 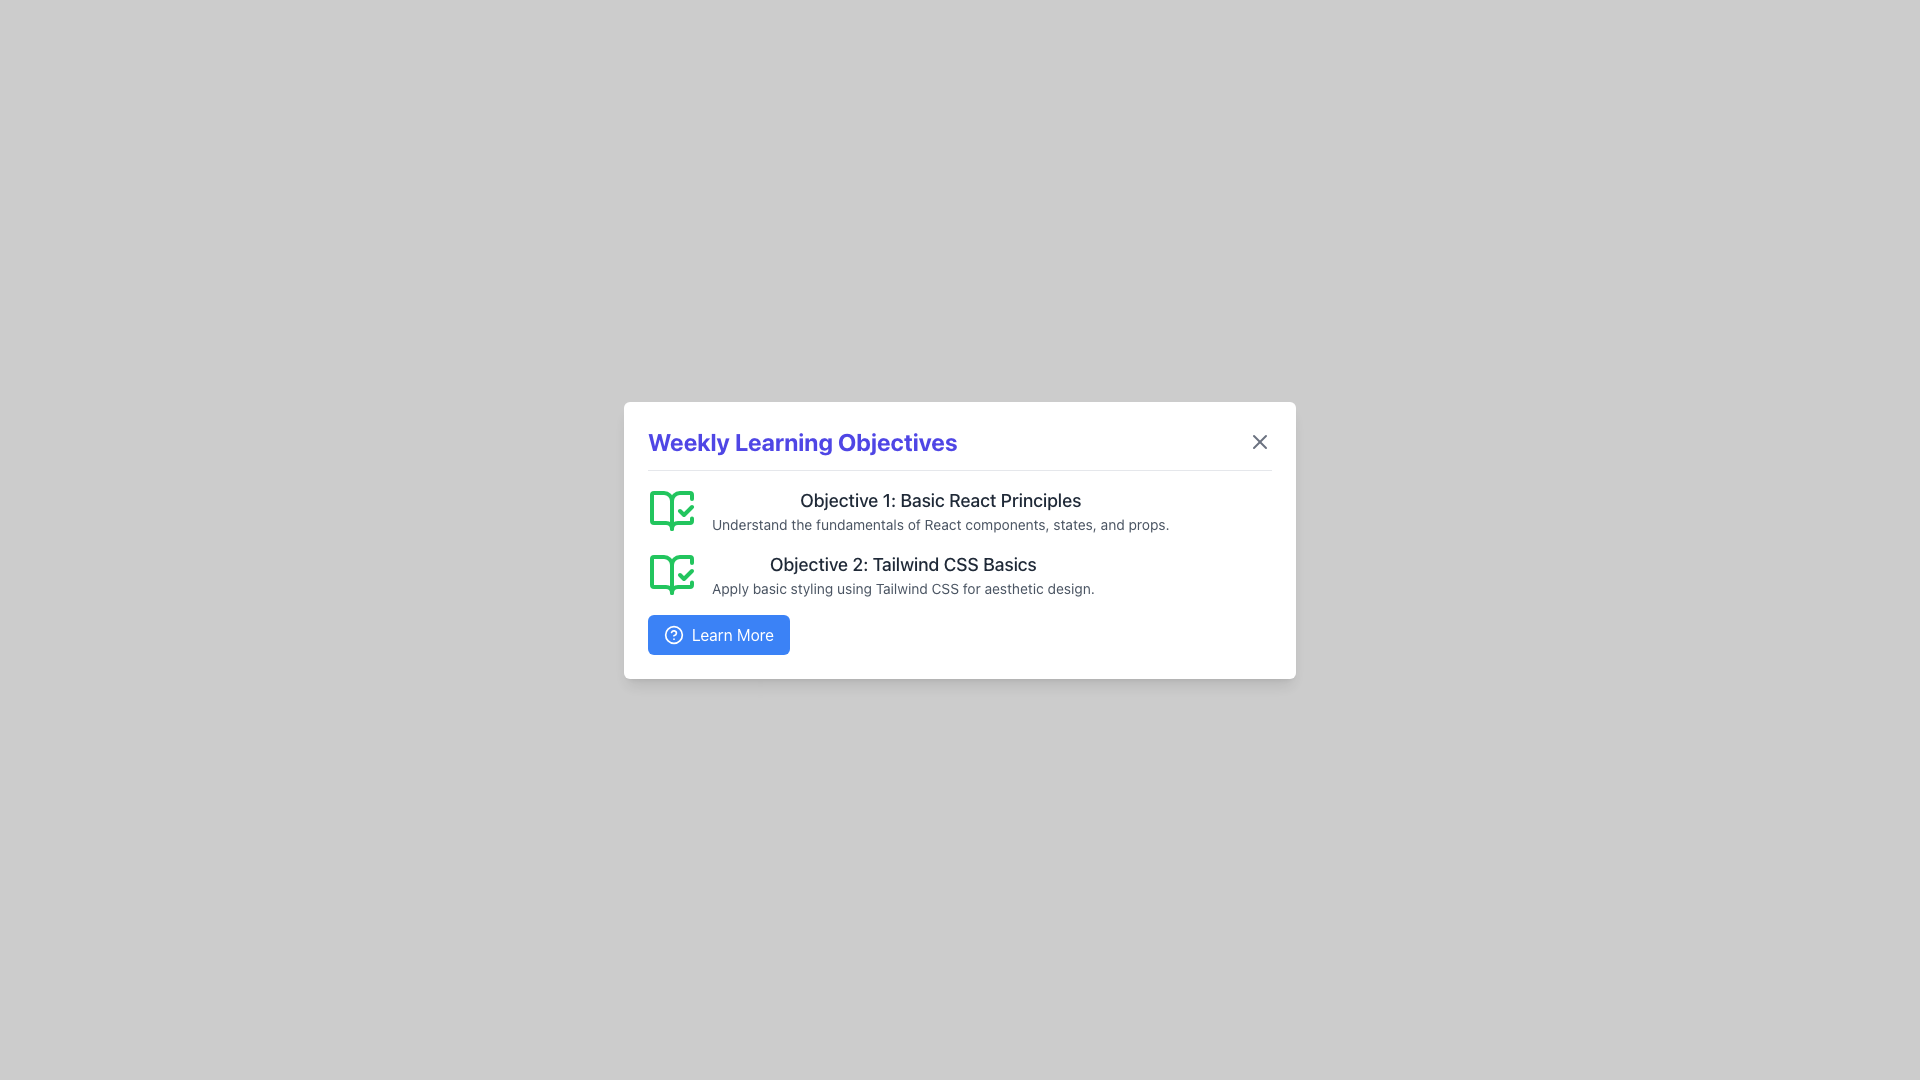 I want to click on the help icon located to the left of the 'Learn More' text within the blue rounded rectangular button at the bottom of the card, so click(x=673, y=634).